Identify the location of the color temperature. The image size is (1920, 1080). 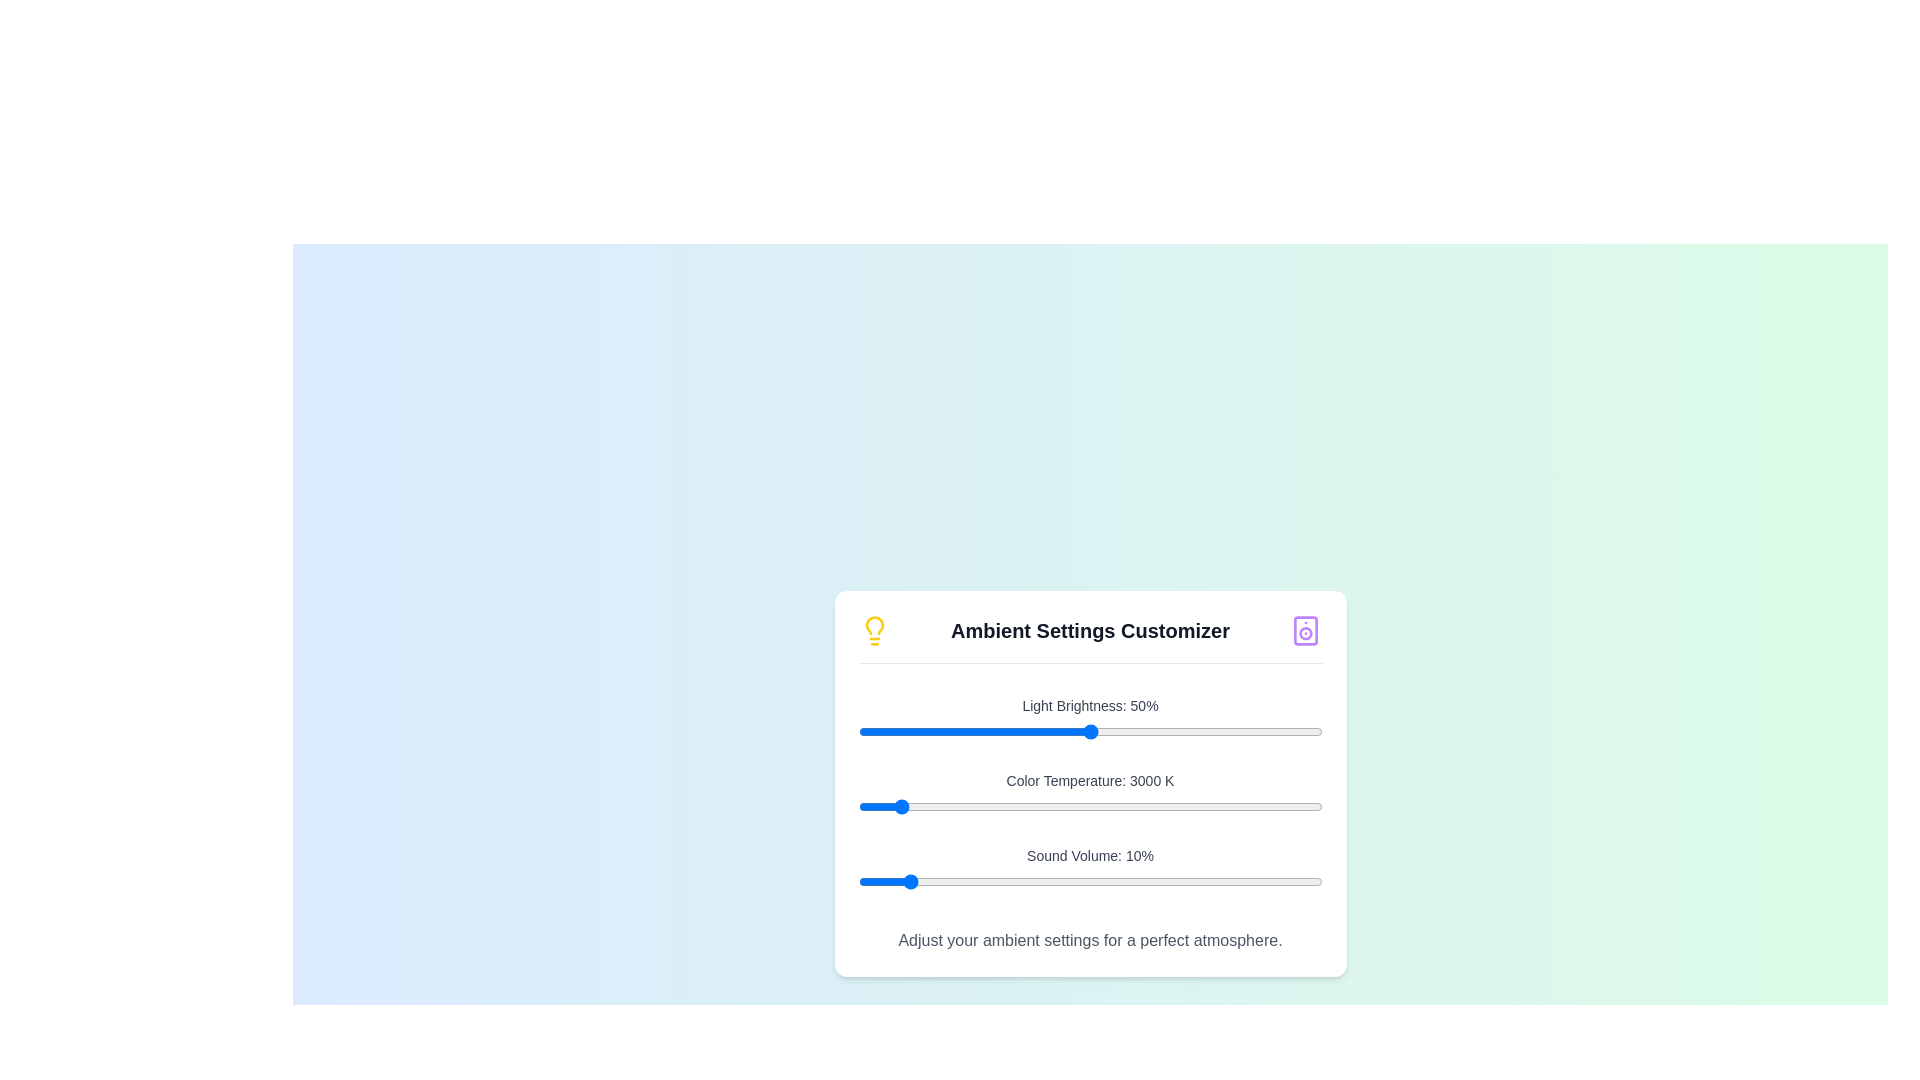
(939, 805).